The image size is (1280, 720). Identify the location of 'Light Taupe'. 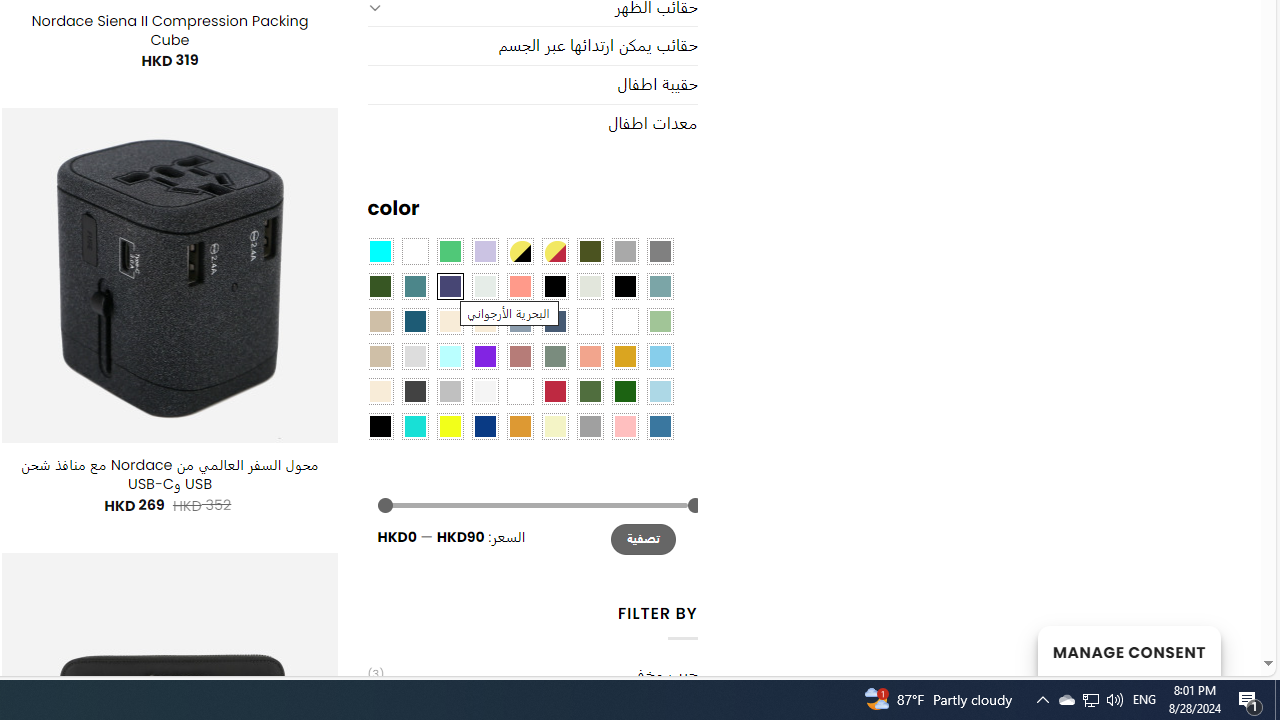
(380, 354).